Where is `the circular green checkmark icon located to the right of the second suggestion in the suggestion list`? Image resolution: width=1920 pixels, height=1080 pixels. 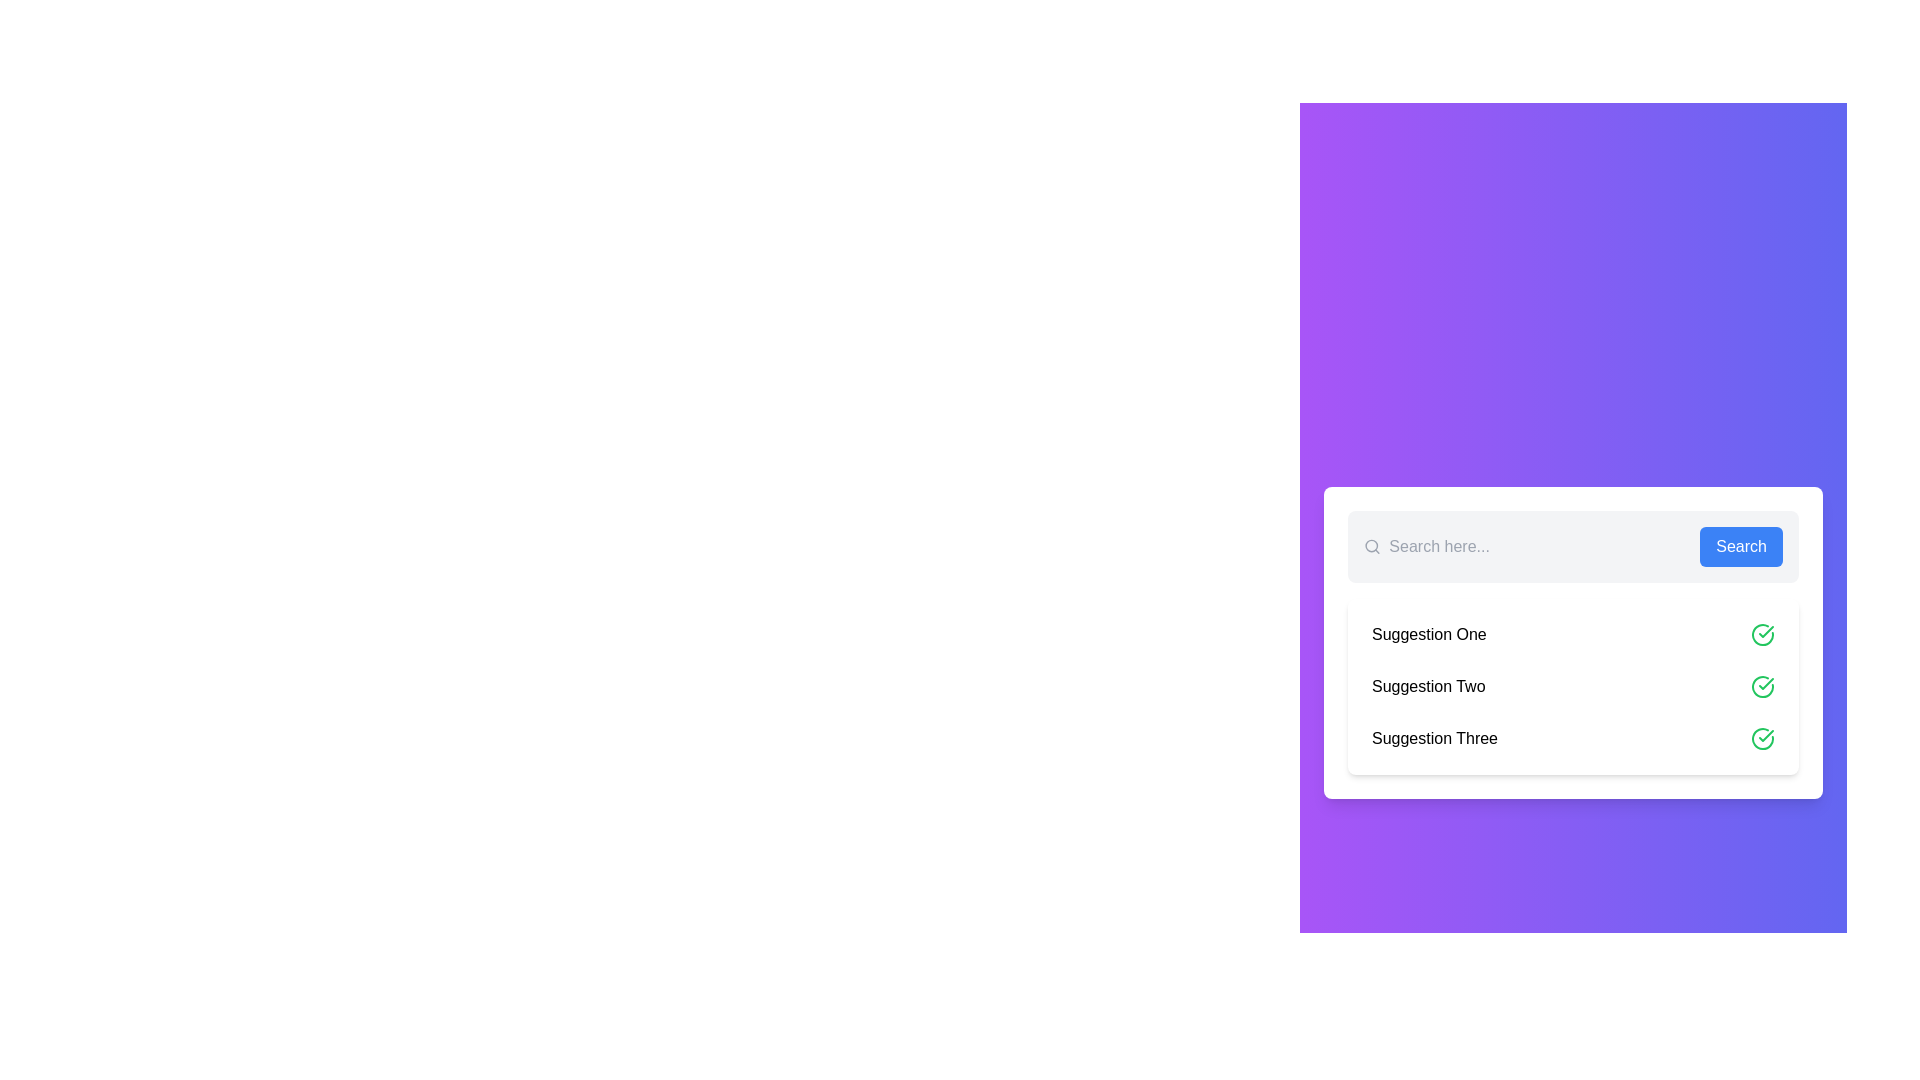
the circular green checkmark icon located to the right of the second suggestion in the suggestion list is located at coordinates (1762, 635).